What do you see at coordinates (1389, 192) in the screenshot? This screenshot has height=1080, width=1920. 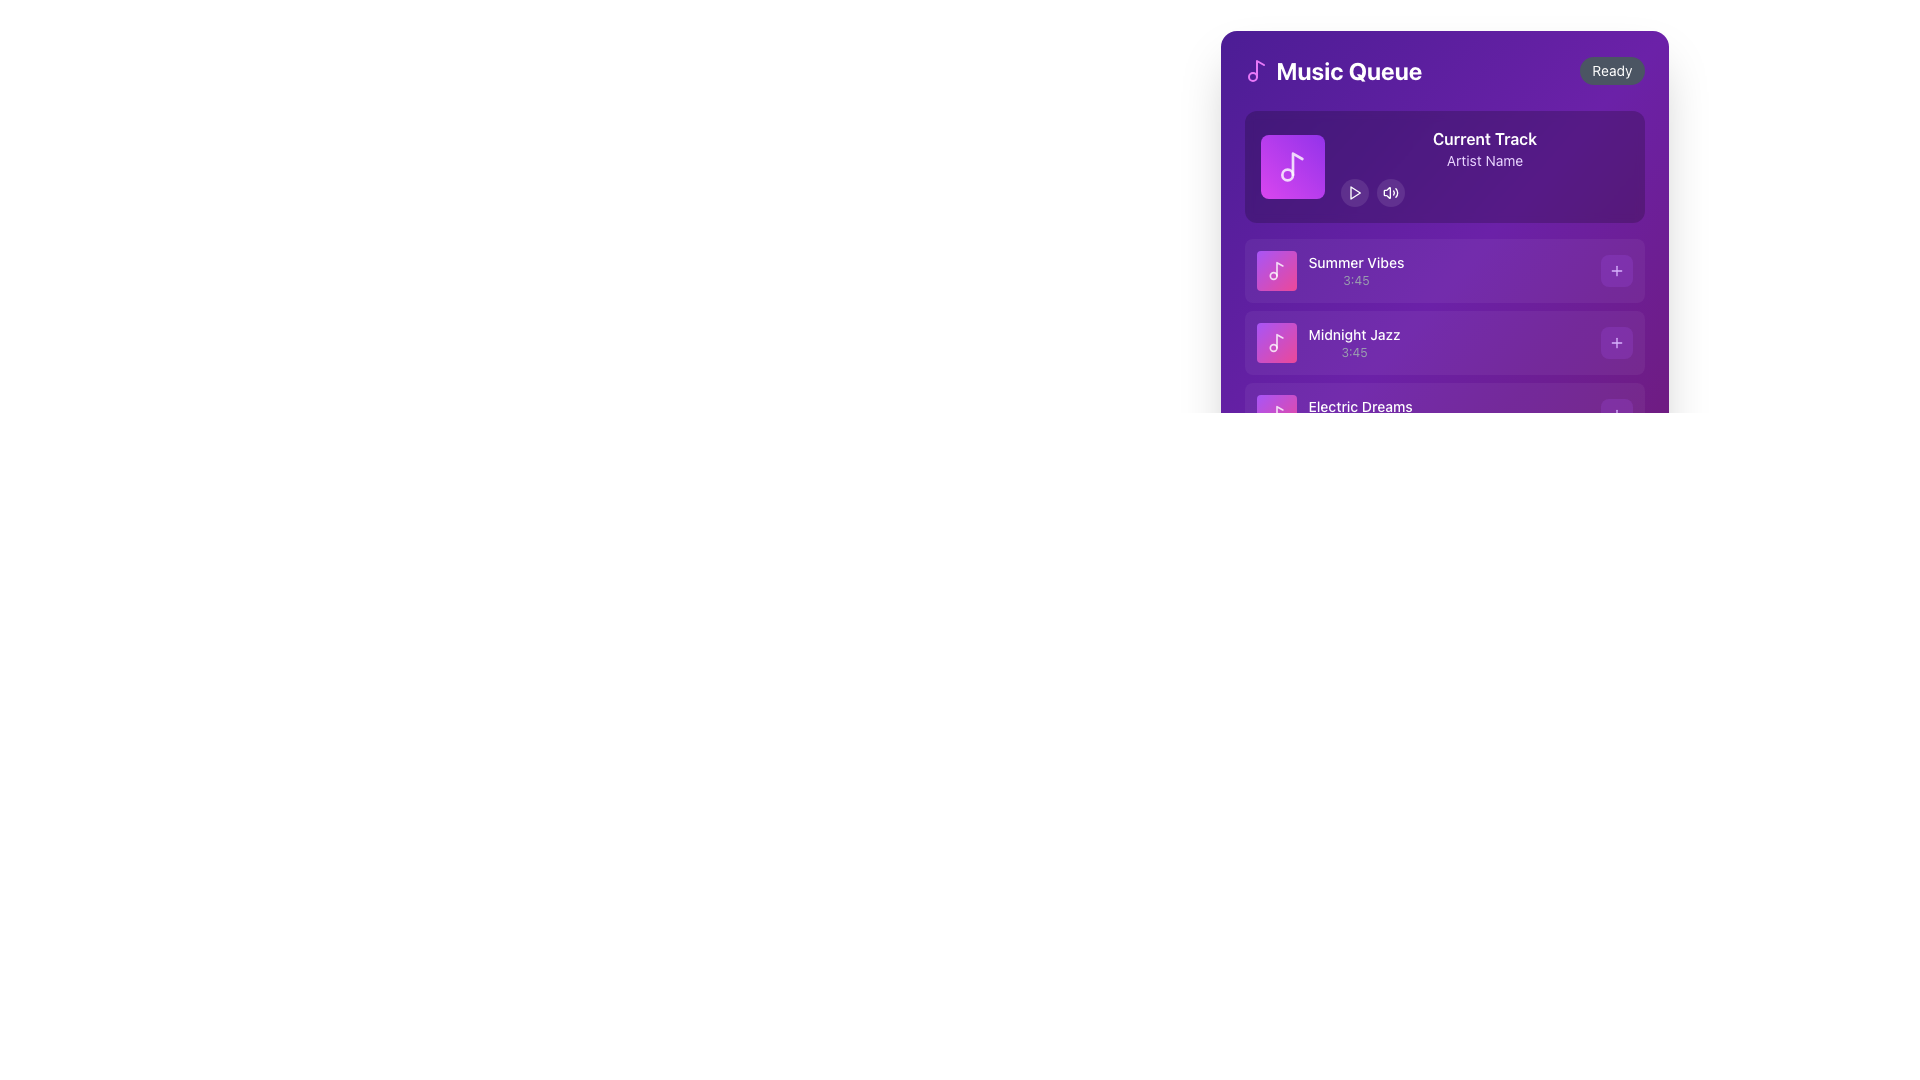 I see `the volume control icon located at the top right of the 'Music Queue' panel, above the track list and next to the 'Current Track' details` at bounding box center [1389, 192].